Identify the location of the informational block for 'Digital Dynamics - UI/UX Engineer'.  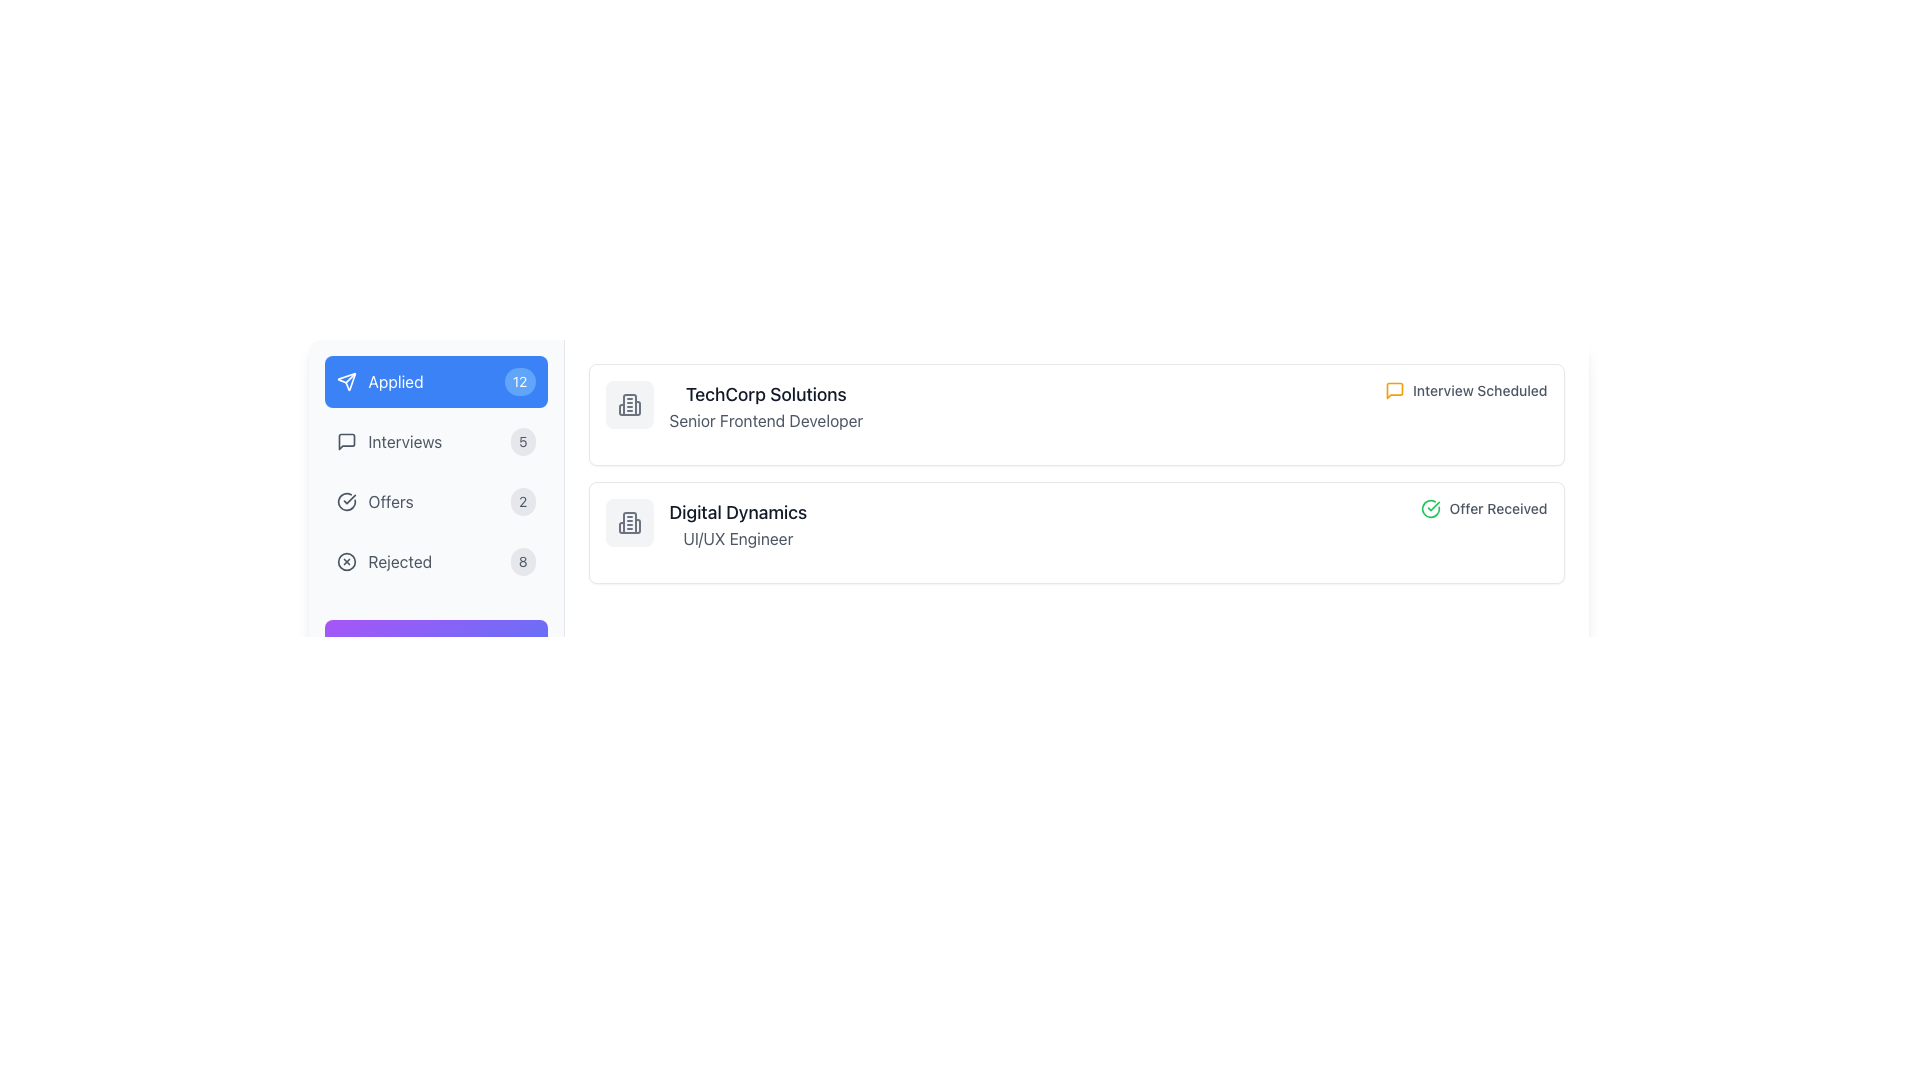
(706, 523).